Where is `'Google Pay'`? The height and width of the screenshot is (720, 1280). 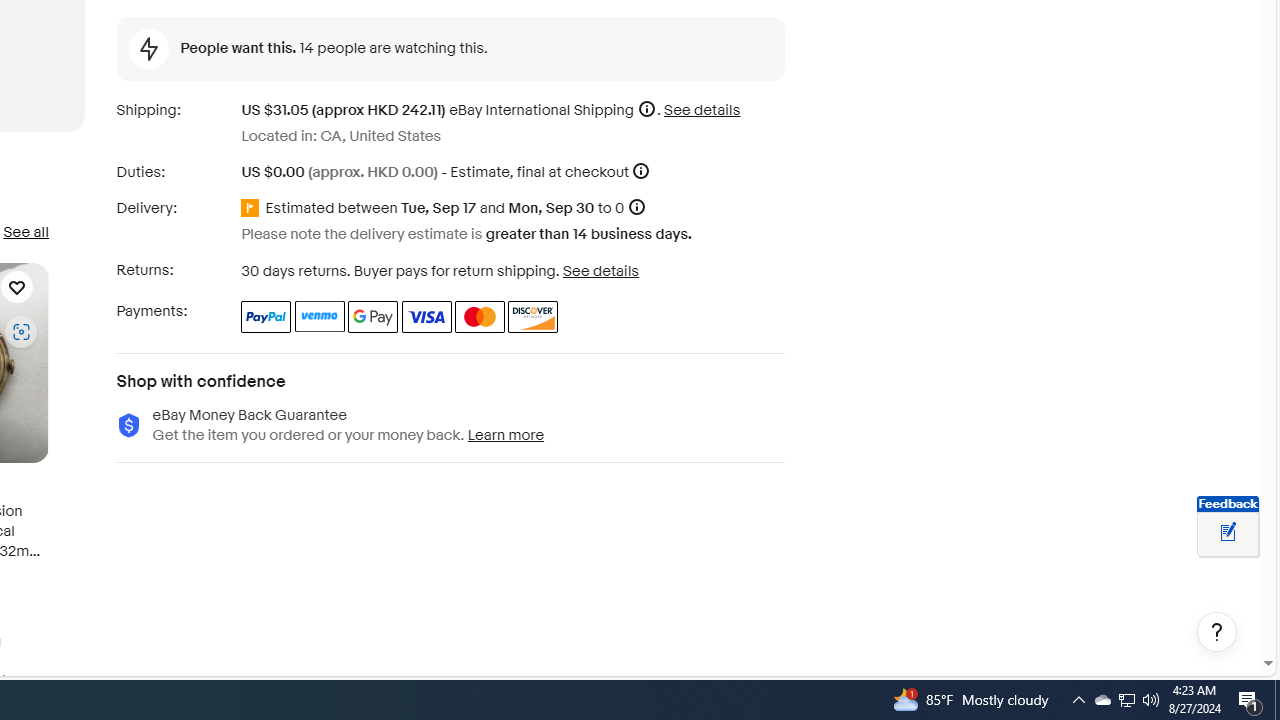
'Google Pay' is located at coordinates (373, 315).